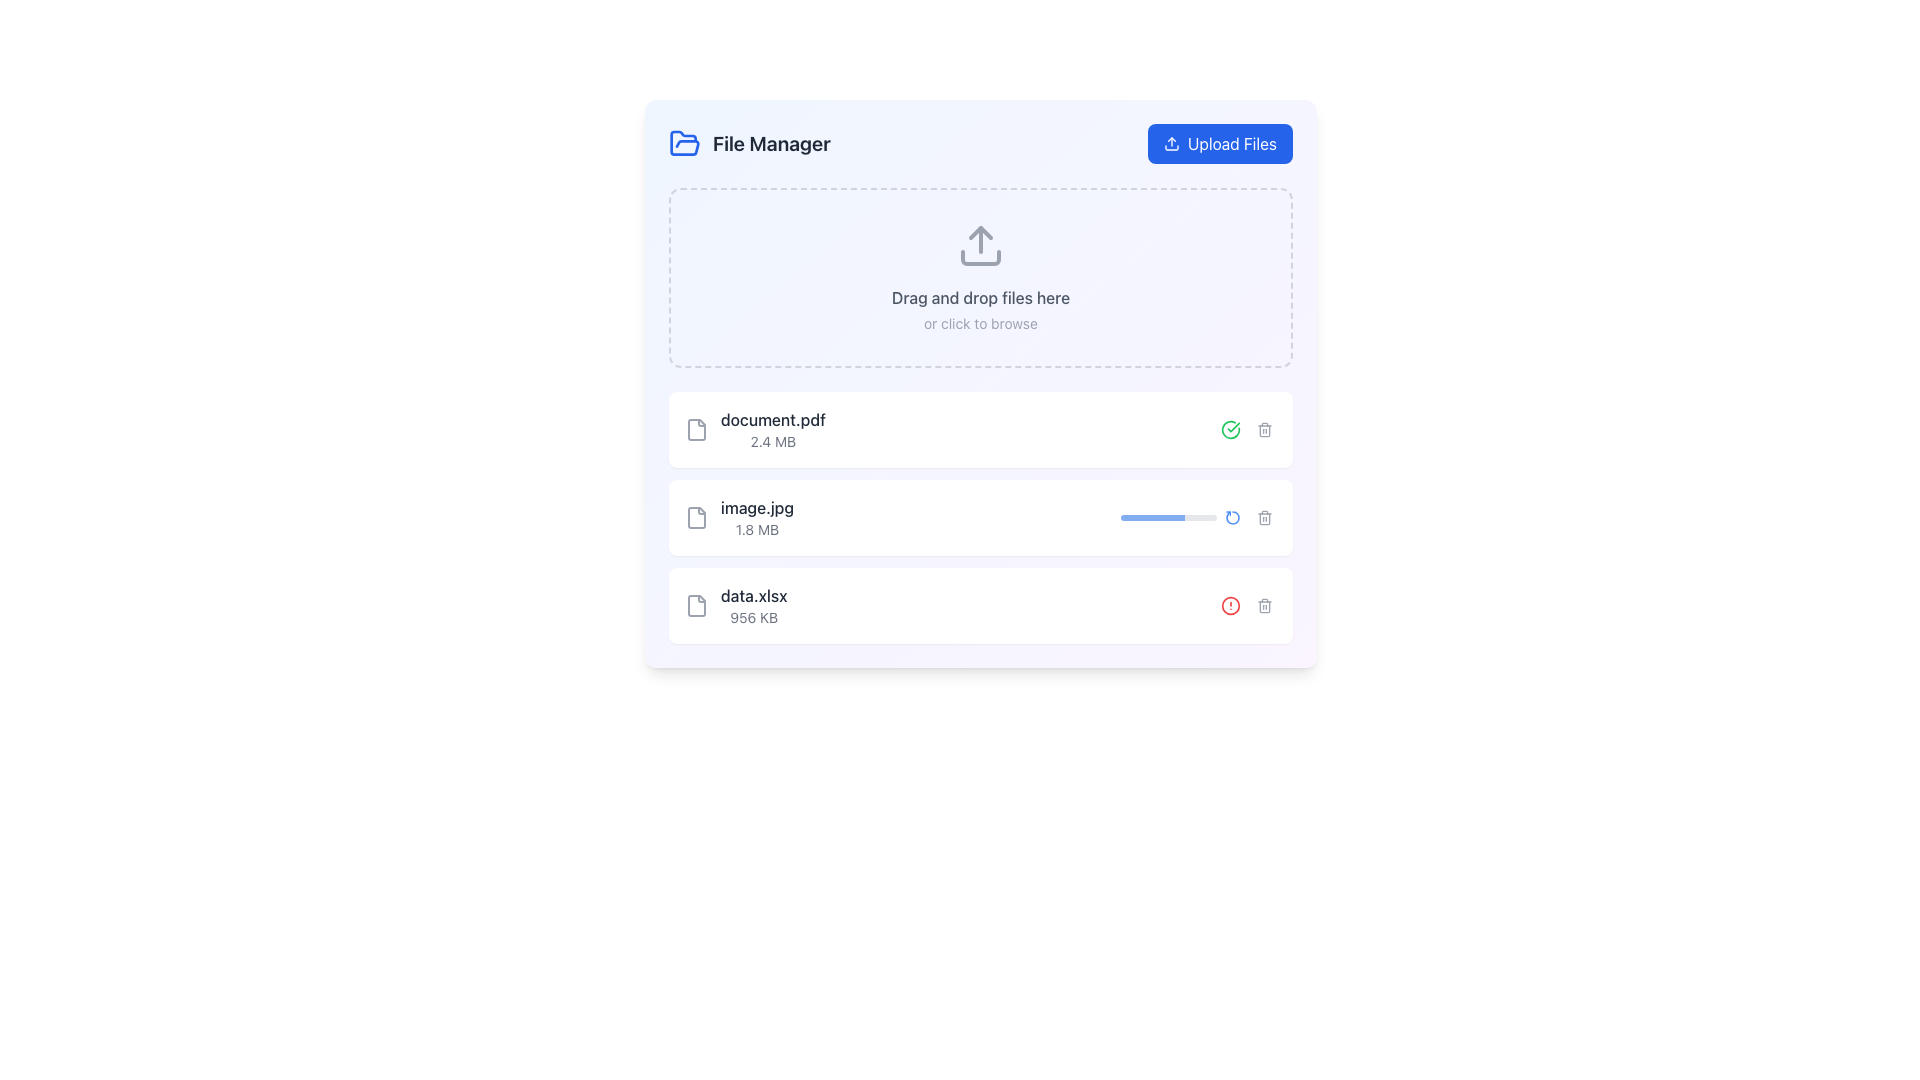 Image resolution: width=1920 pixels, height=1080 pixels. I want to click on the text label displaying '956 KB' located directly underneath the filename 'data.xlsx' in the file manager interface for accessibility, so click(753, 616).